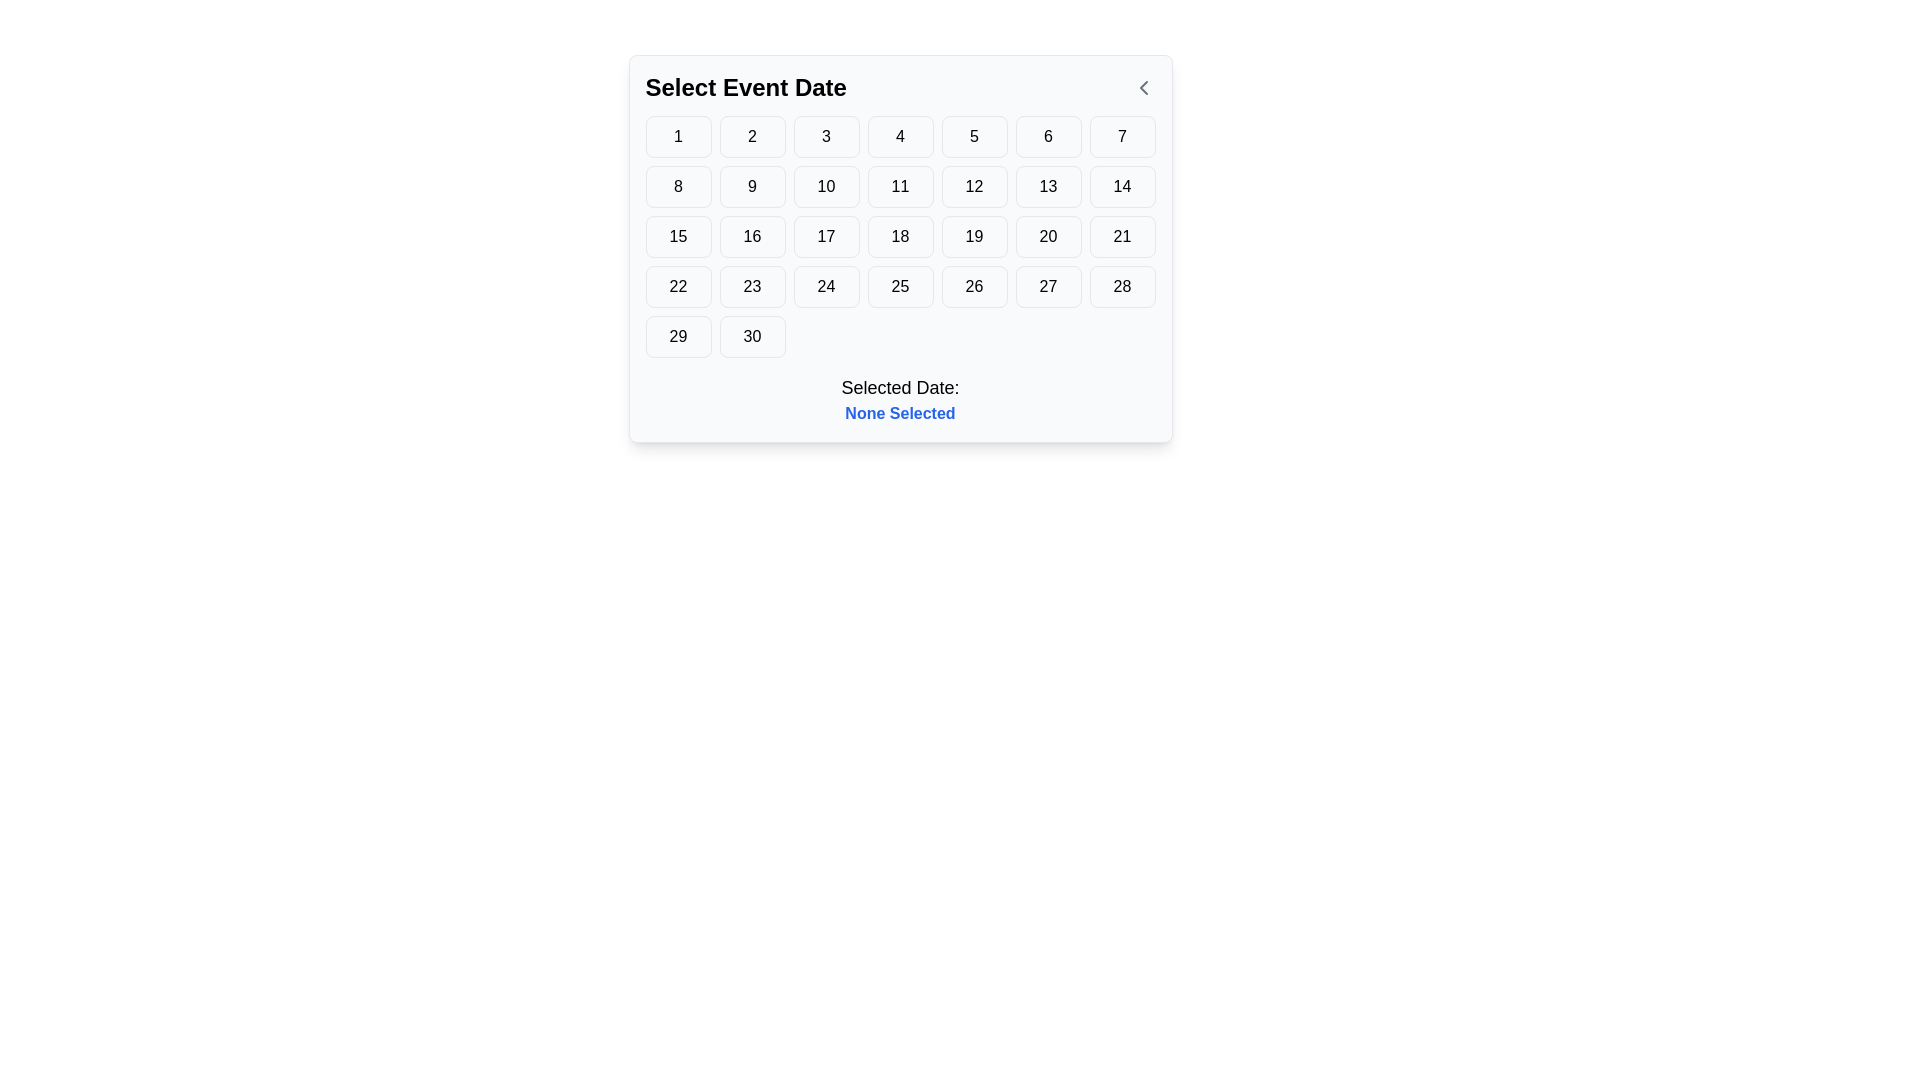 Image resolution: width=1920 pixels, height=1080 pixels. Describe the element at coordinates (1122, 136) in the screenshot. I see `the button representing the number '7' located in the top-right corner of the first row of a grid` at that location.